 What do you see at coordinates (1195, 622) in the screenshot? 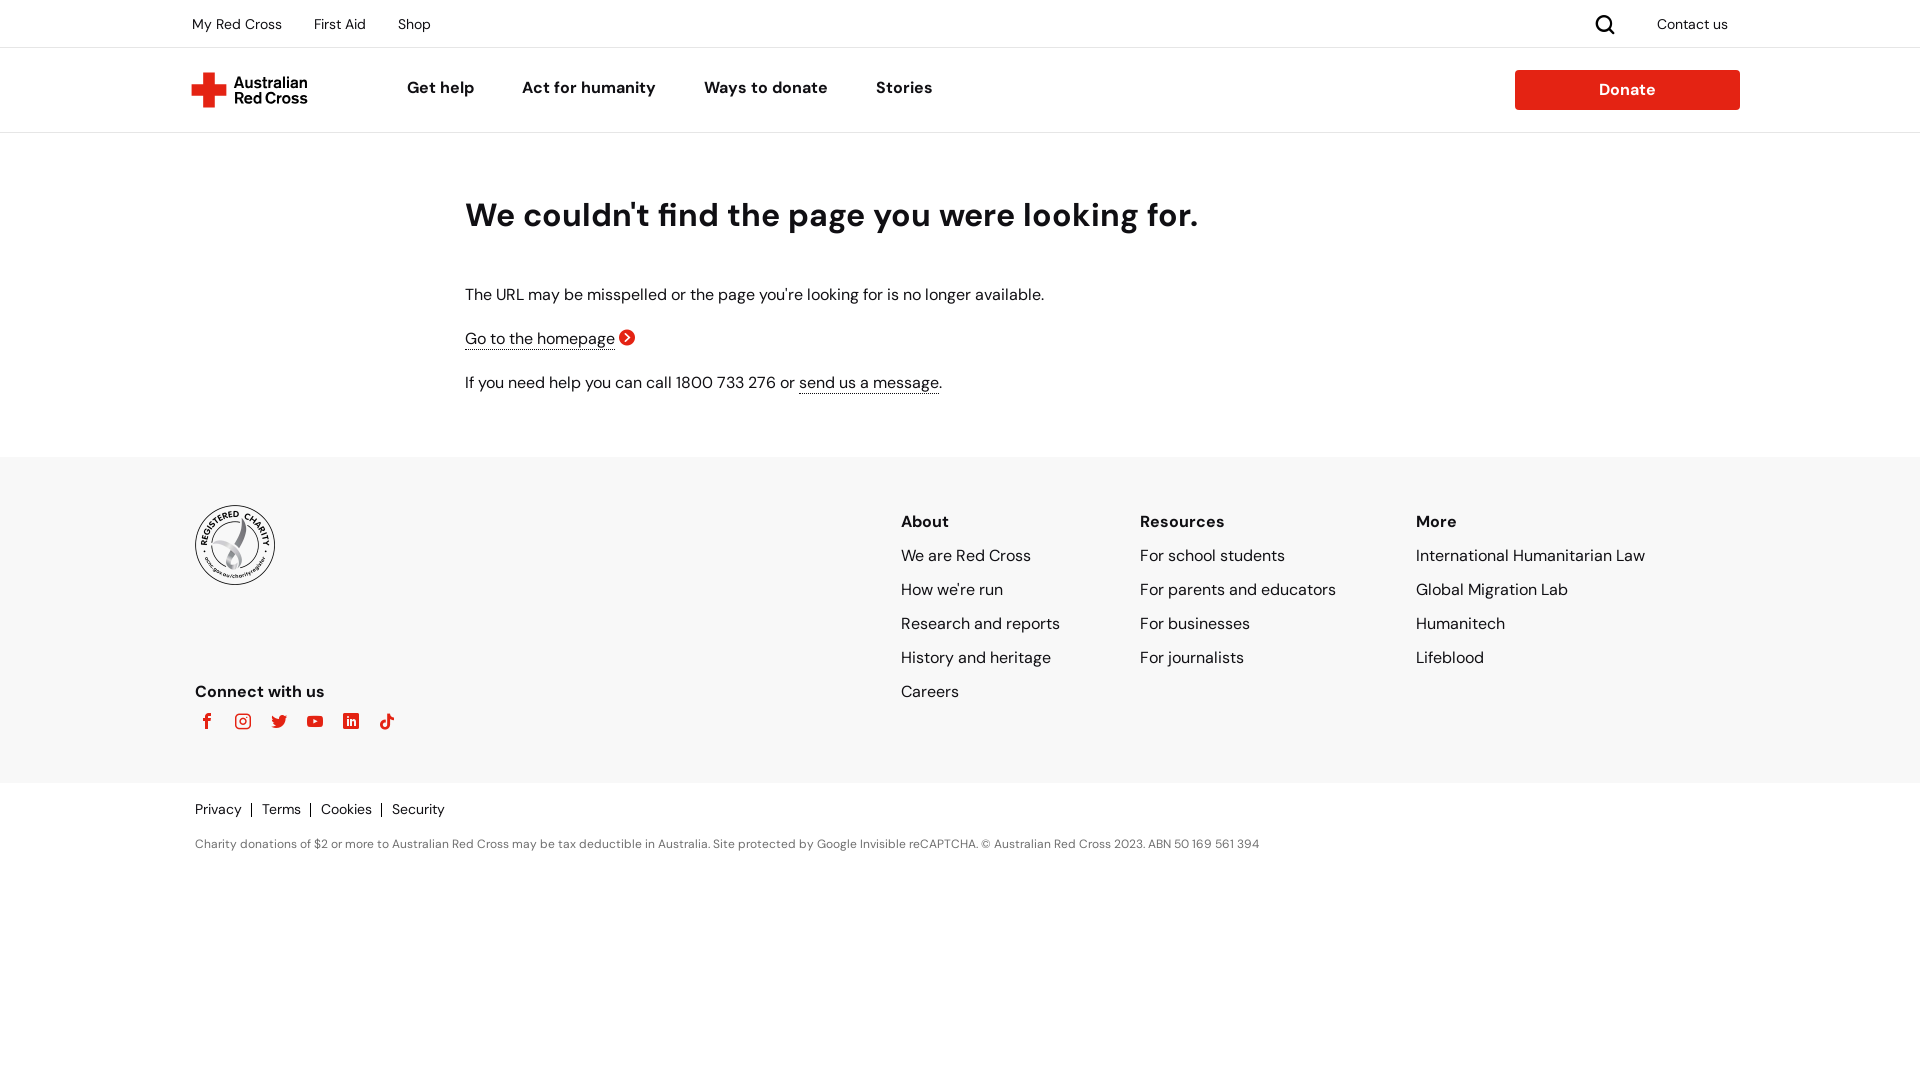
I see `'For businesses'` at bounding box center [1195, 622].